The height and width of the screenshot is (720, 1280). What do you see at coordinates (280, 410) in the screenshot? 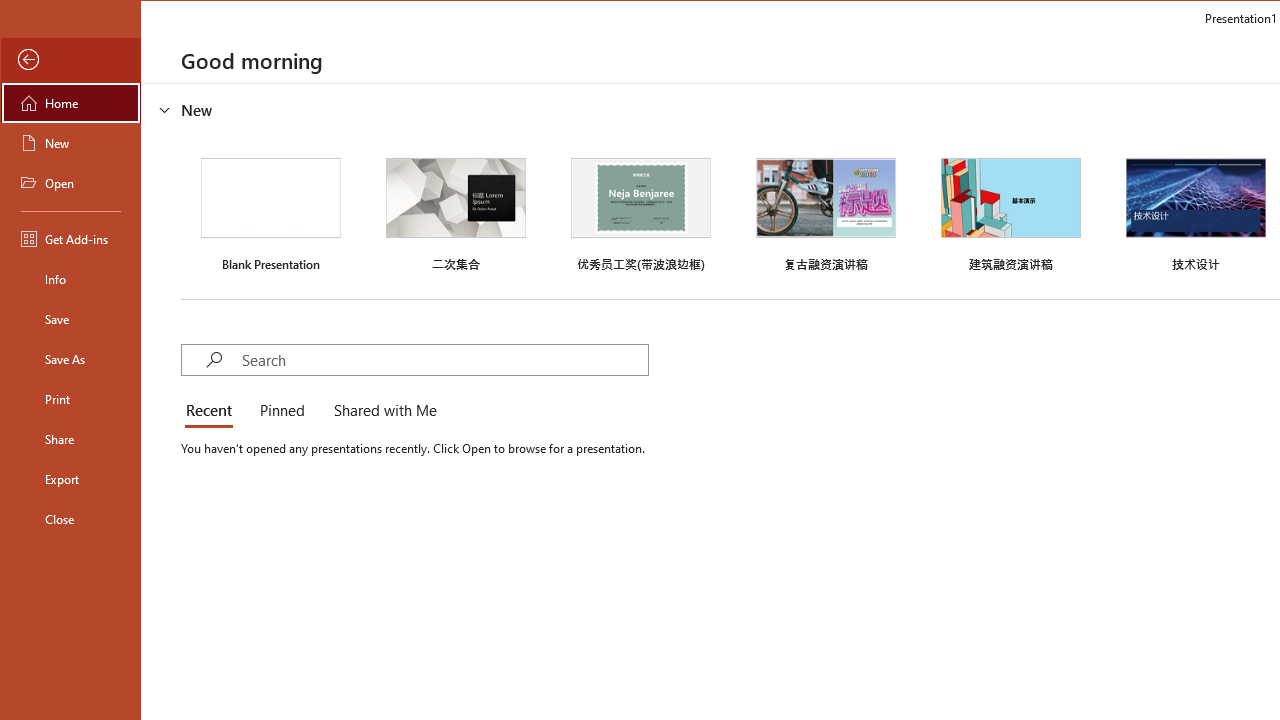
I see `'Pinned'` at bounding box center [280, 410].